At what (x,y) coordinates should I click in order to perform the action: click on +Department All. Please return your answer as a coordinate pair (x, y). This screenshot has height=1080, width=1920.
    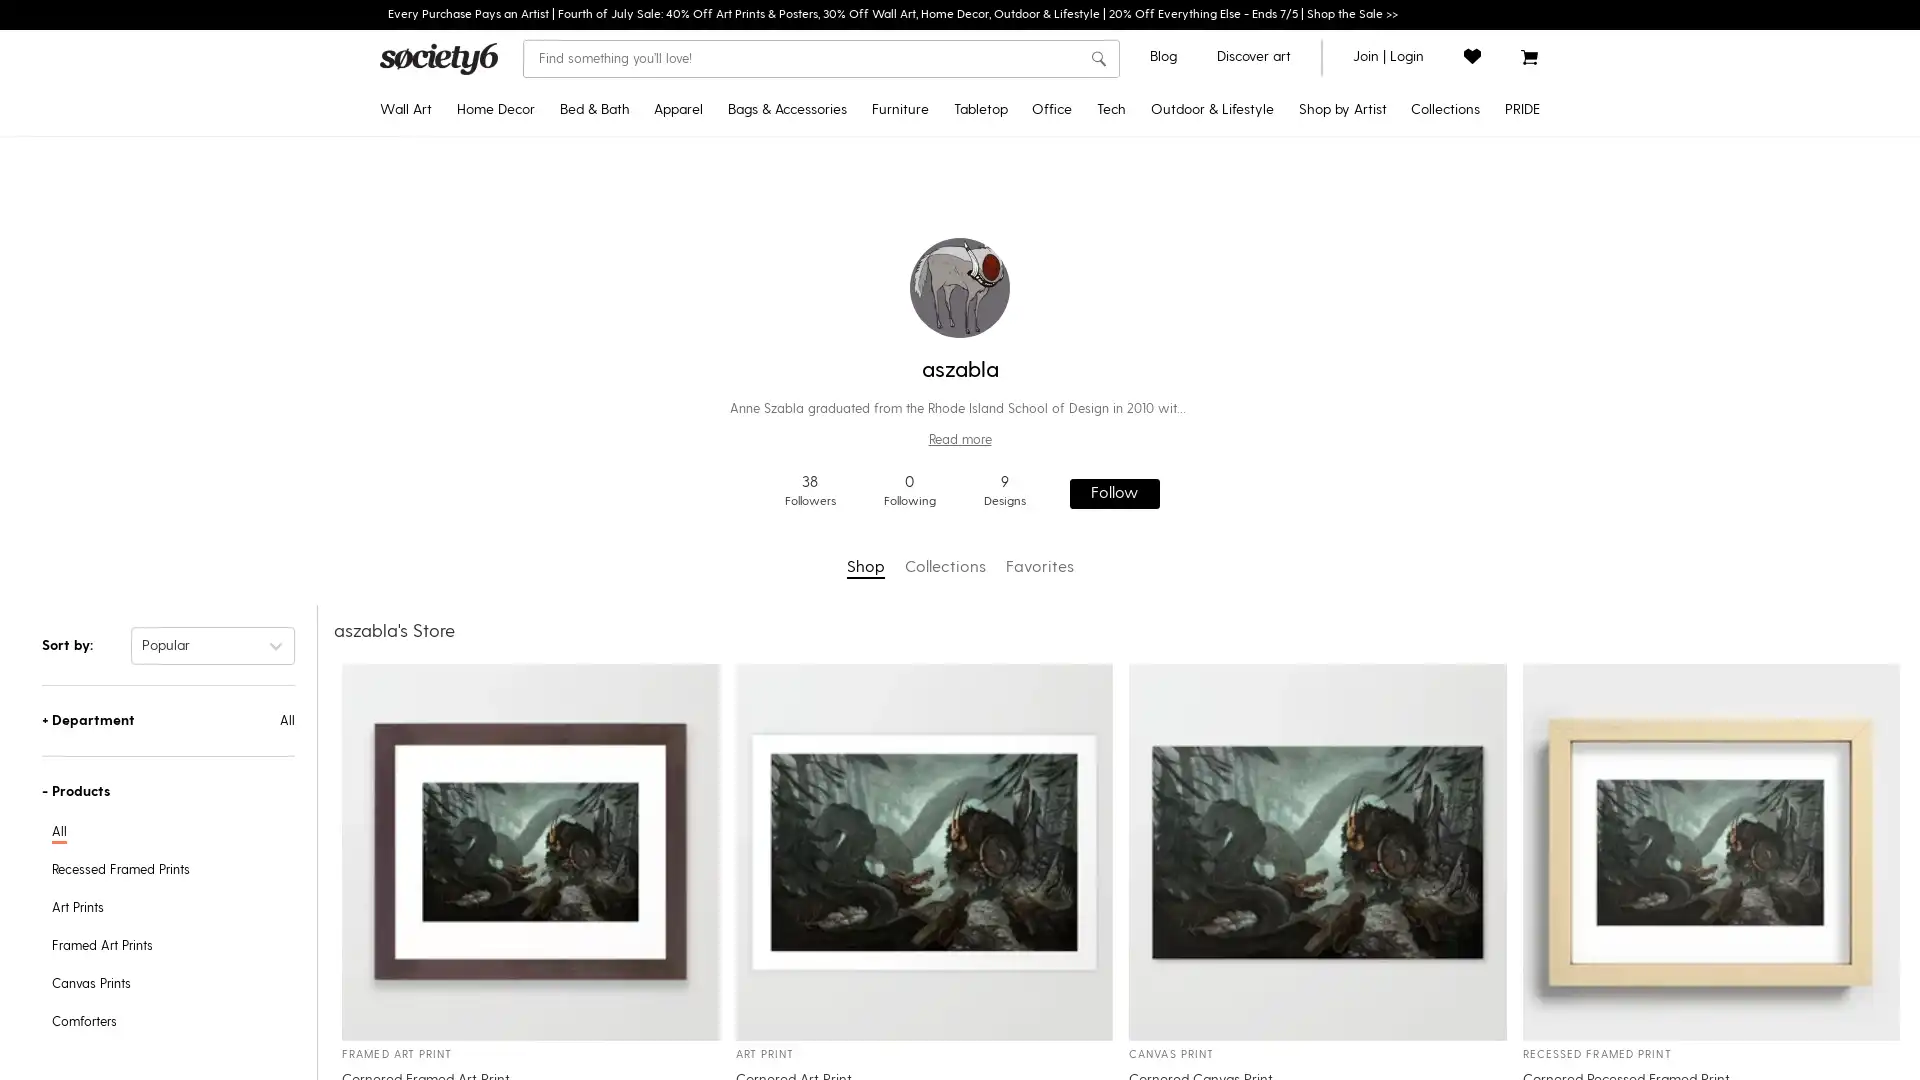
    Looking at the image, I should click on (168, 720).